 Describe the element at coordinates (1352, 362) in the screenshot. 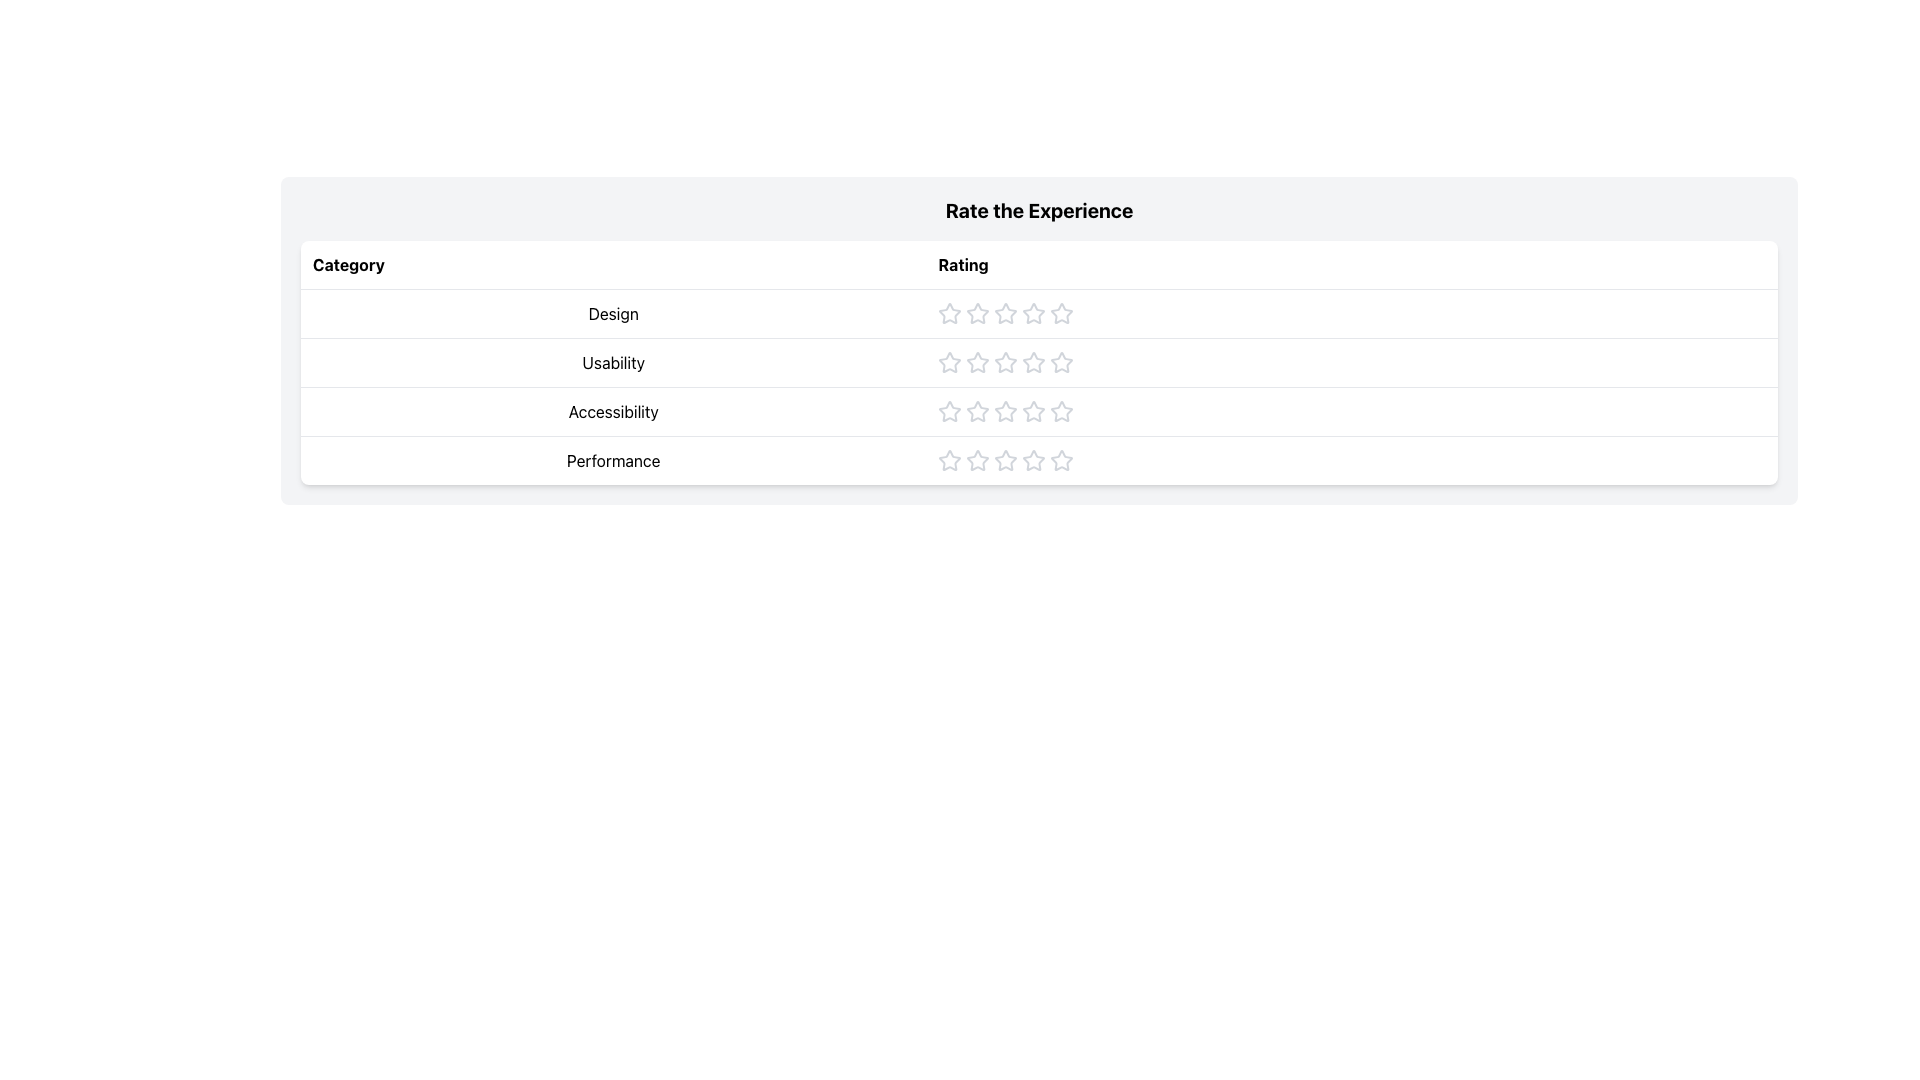

I see `one of the star icons in the 'Usability' rating component` at that location.